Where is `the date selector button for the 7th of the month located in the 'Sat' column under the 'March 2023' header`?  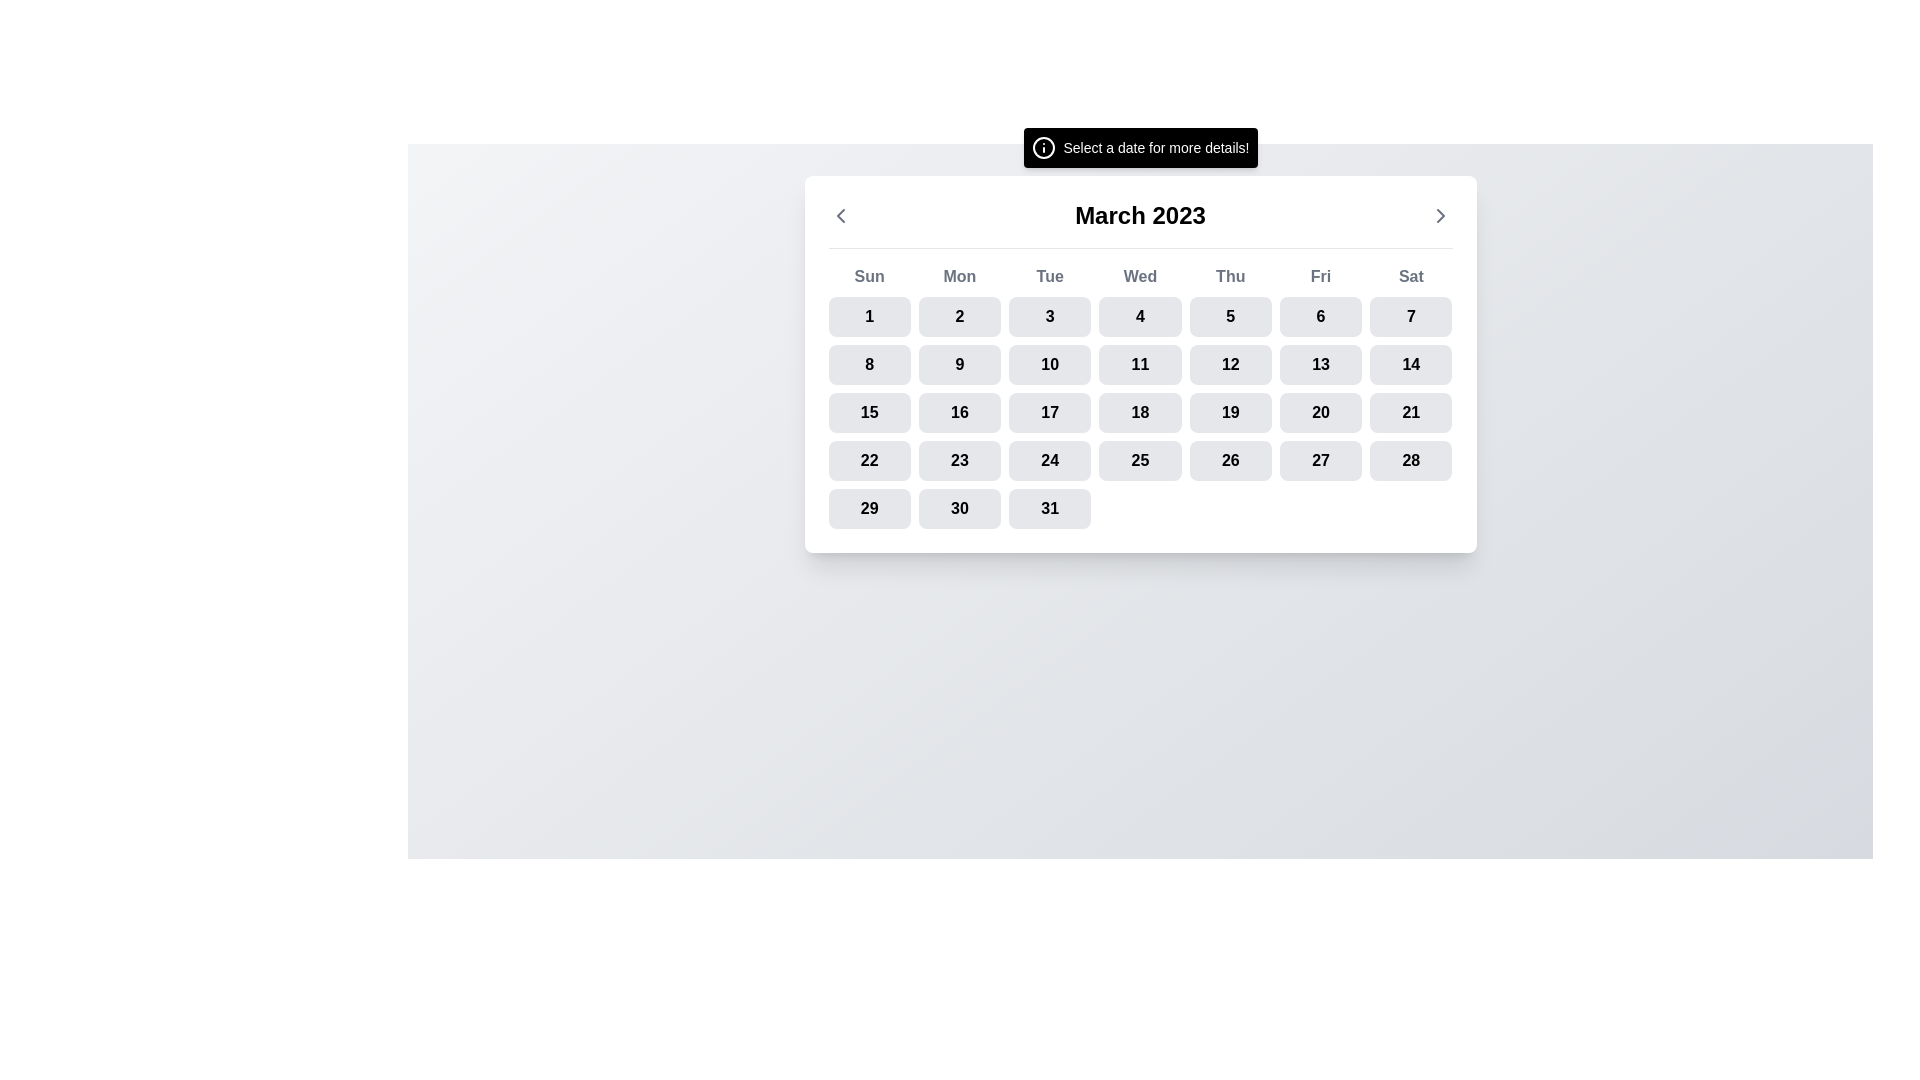 the date selector button for the 7th of the month located in the 'Sat' column under the 'March 2023' header is located at coordinates (1410, 315).